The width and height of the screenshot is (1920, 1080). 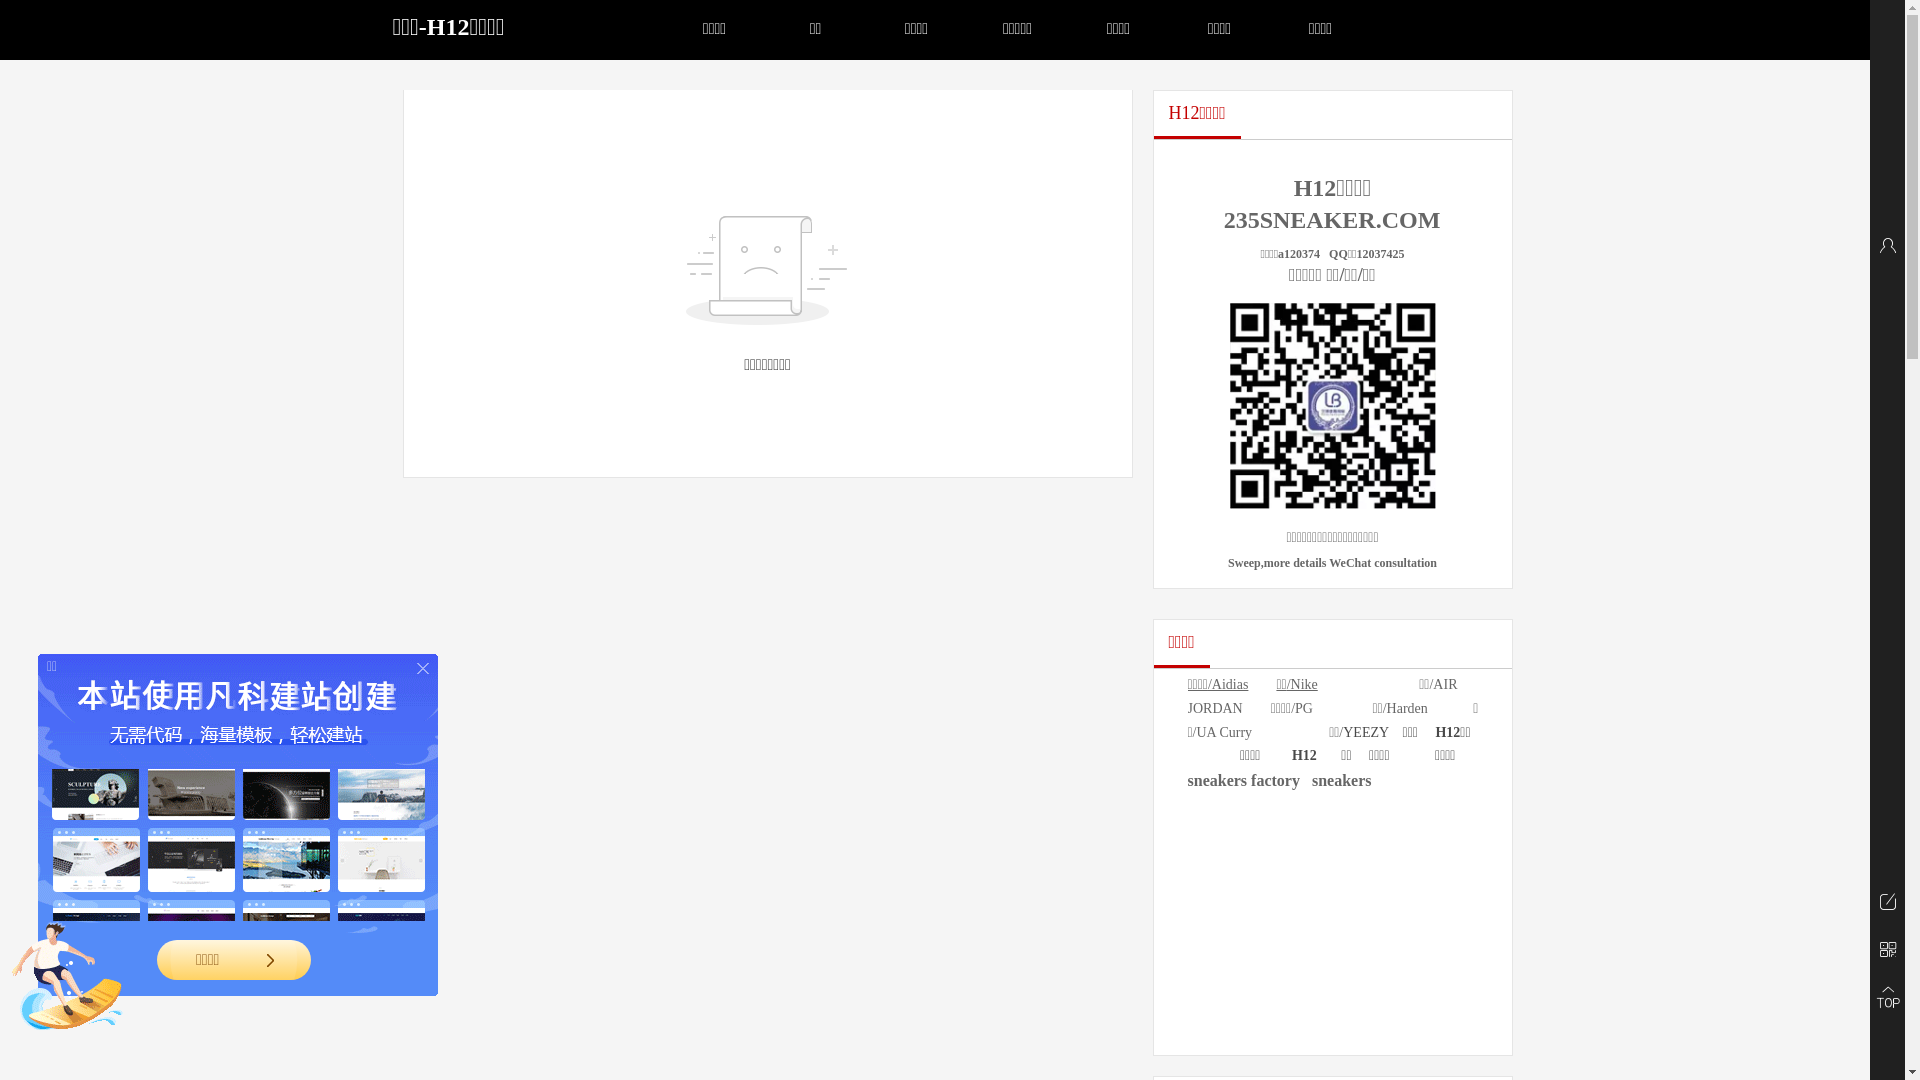 What do you see at coordinates (1304, 755) in the screenshot?
I see `'H12'` at bounding box center [1304, 755].